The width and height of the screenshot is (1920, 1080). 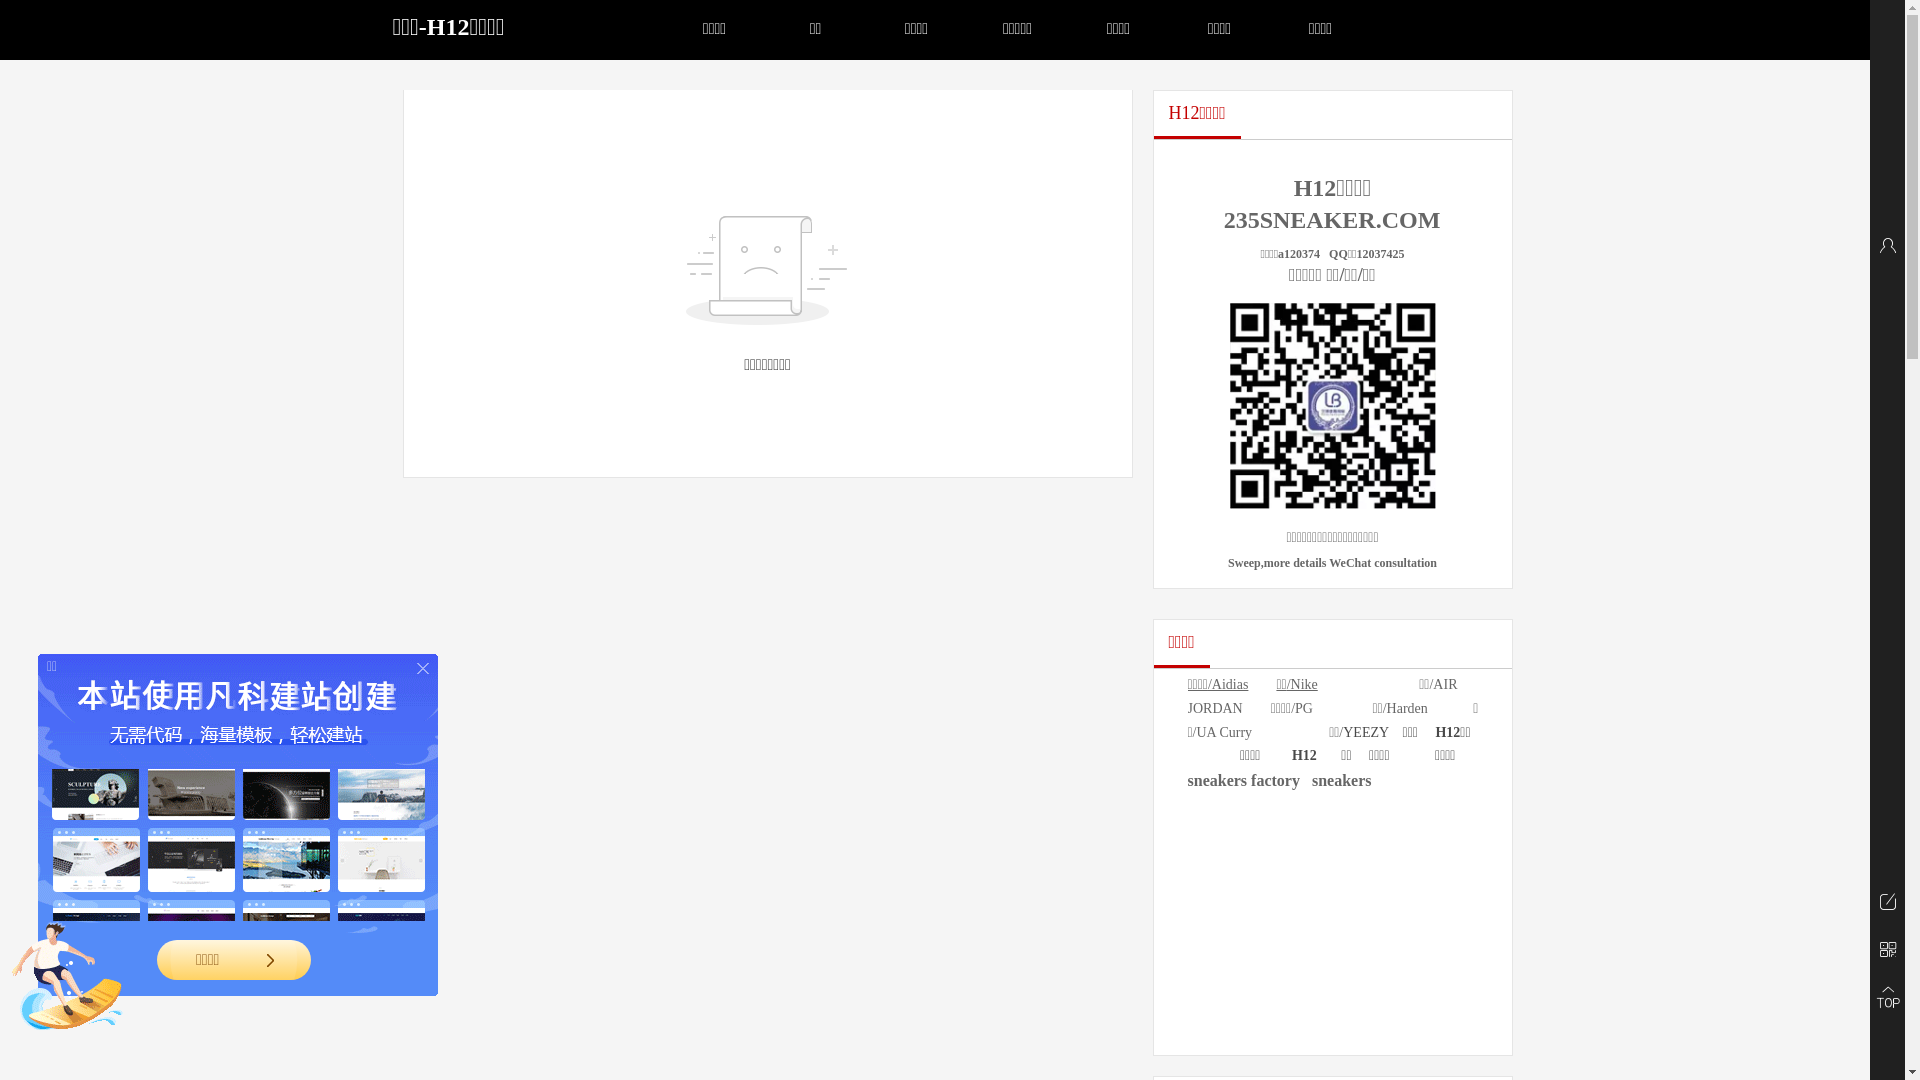 What do you see at coordinates (1304, 755) in the screenshot?
I see `'H12'` at bounding box center [1304, 755].